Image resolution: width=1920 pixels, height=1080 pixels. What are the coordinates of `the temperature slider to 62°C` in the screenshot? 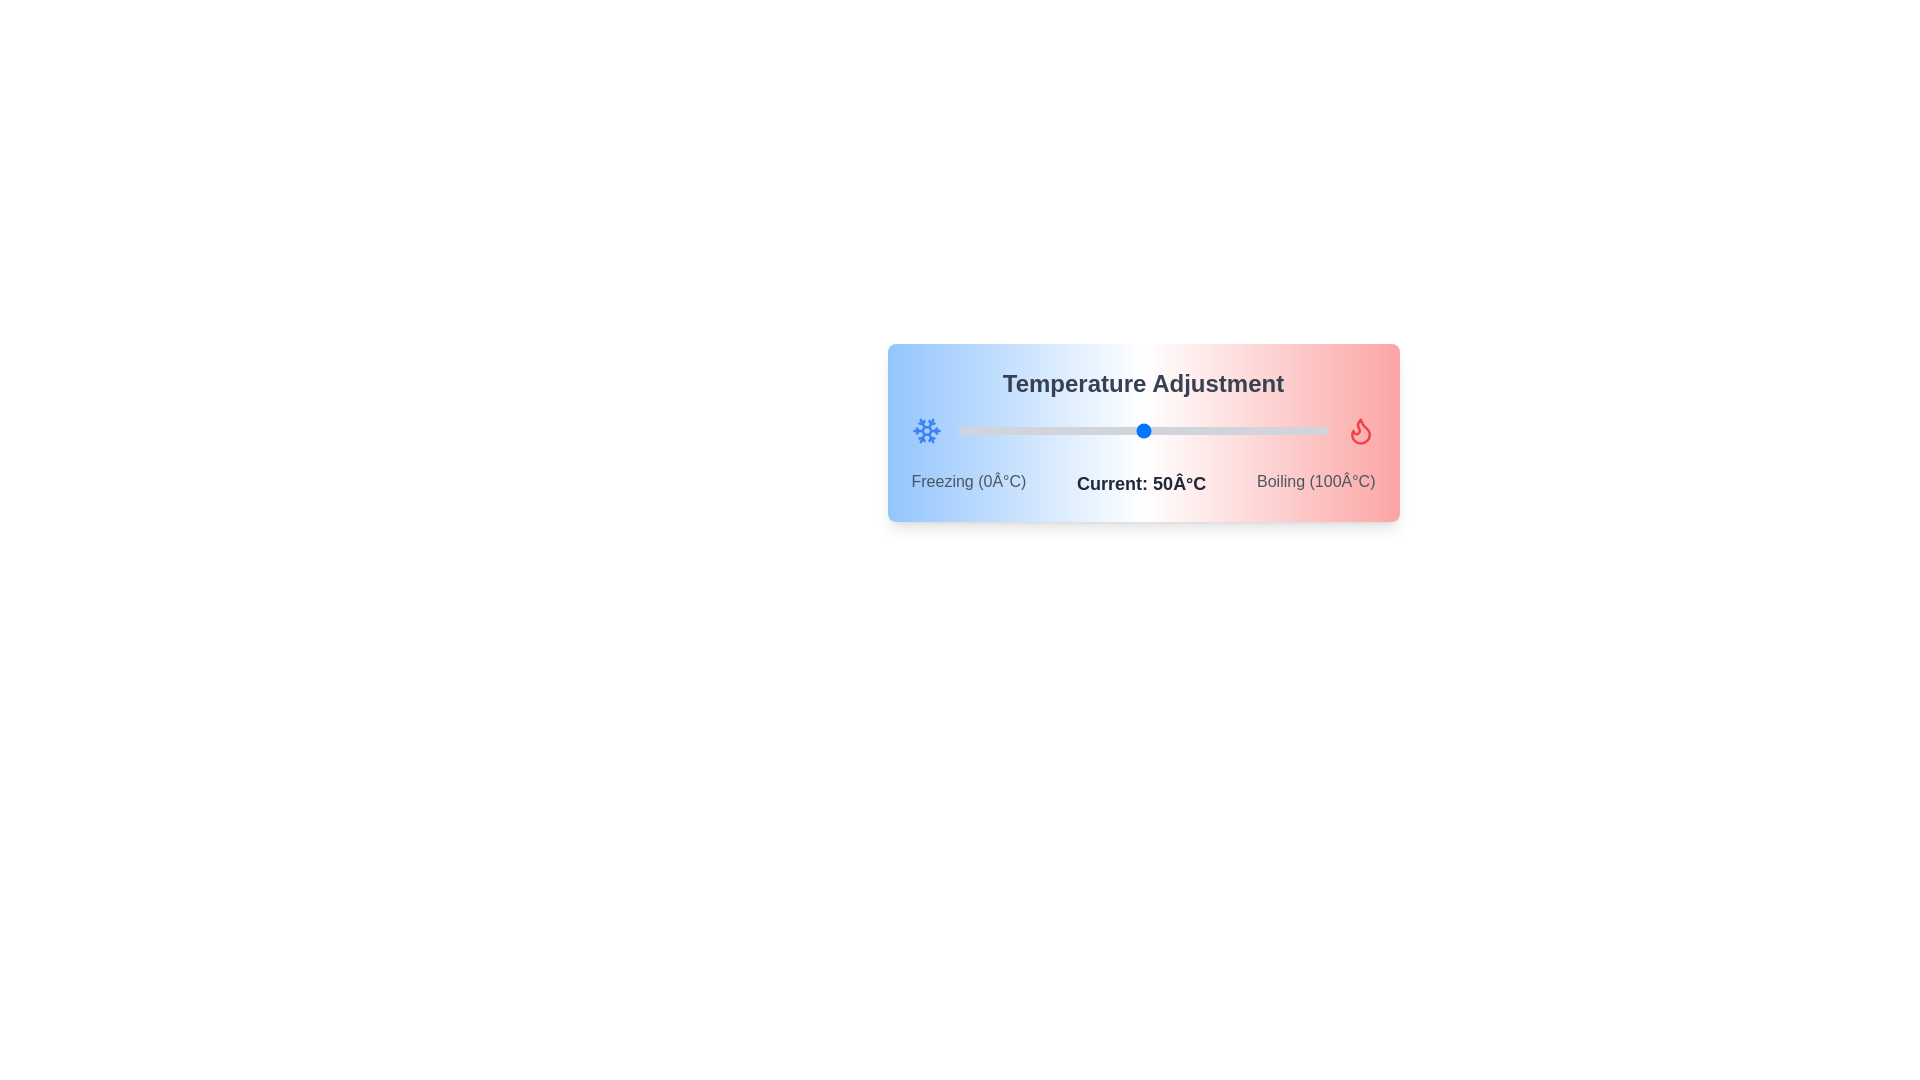 It's located at (1188, 430).